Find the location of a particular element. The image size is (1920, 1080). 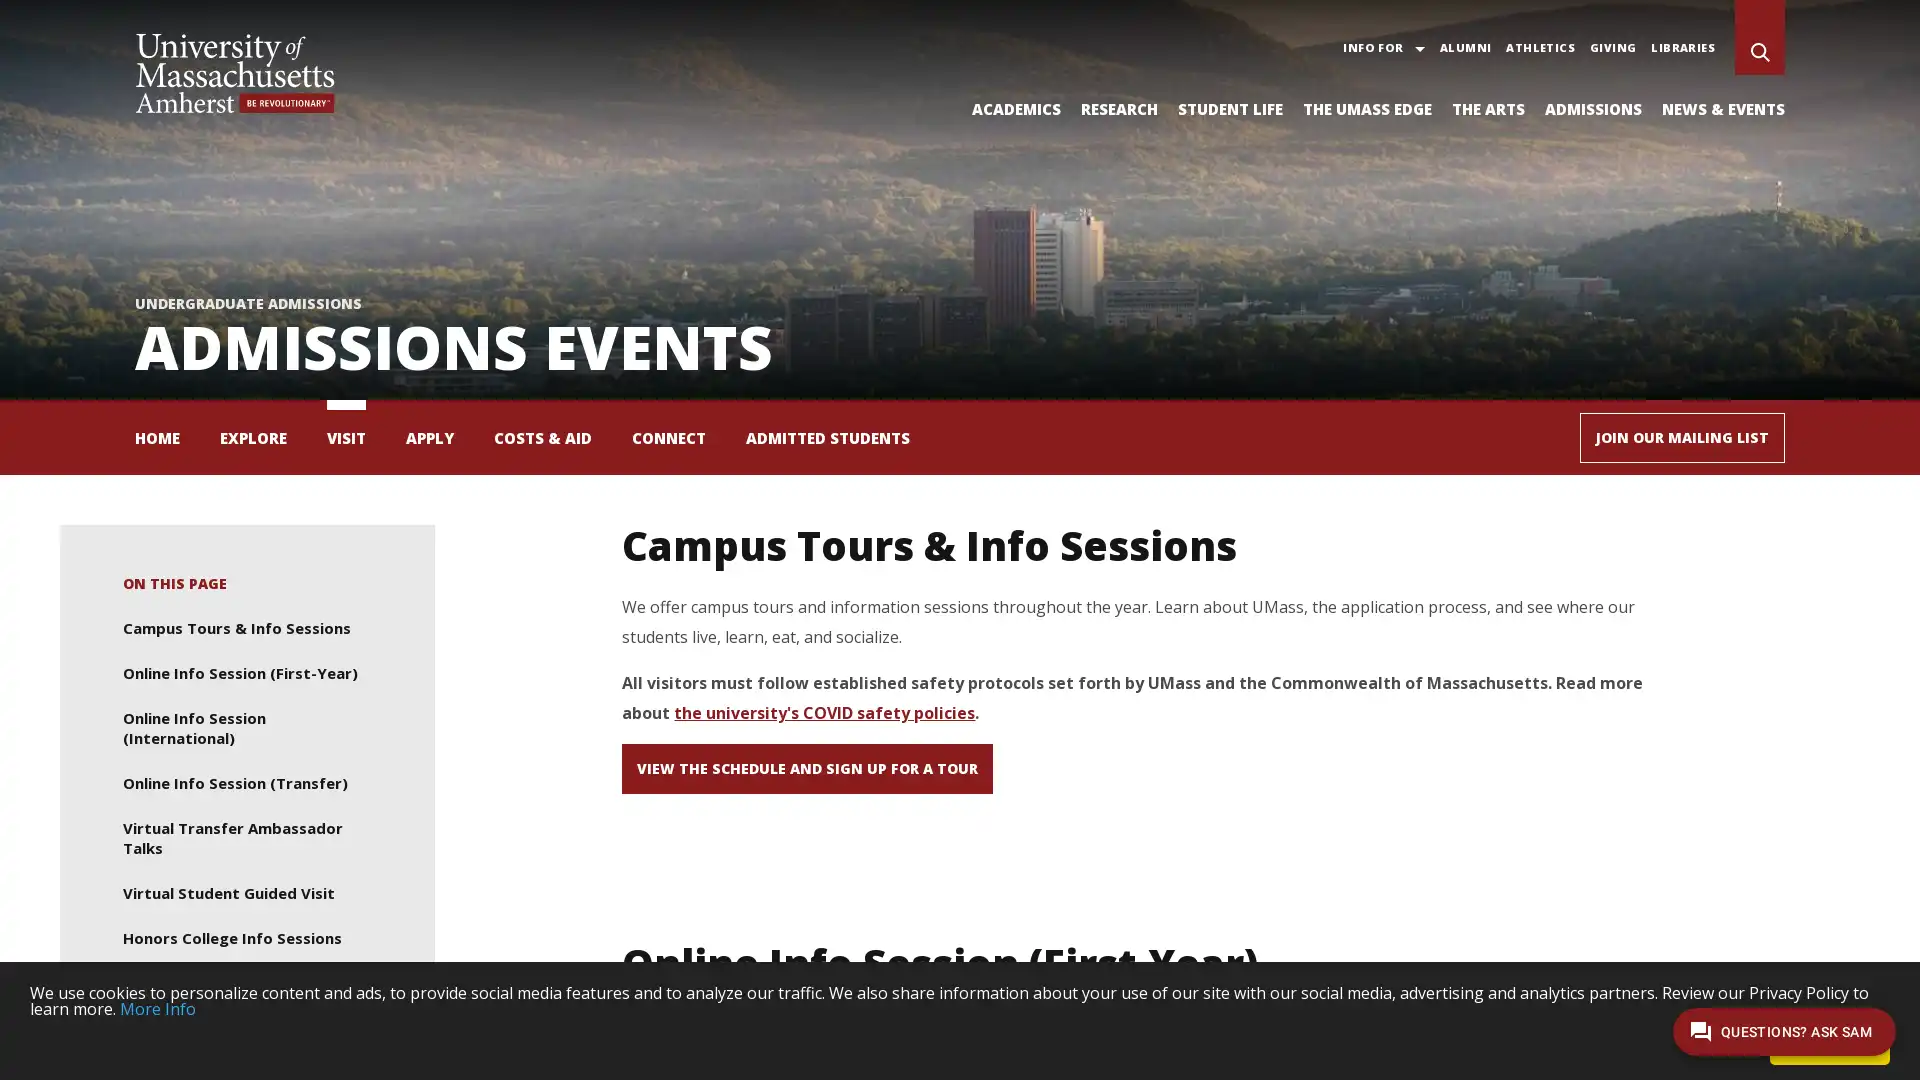

Search UMass Amherst is located at coordinates (1760, 53).